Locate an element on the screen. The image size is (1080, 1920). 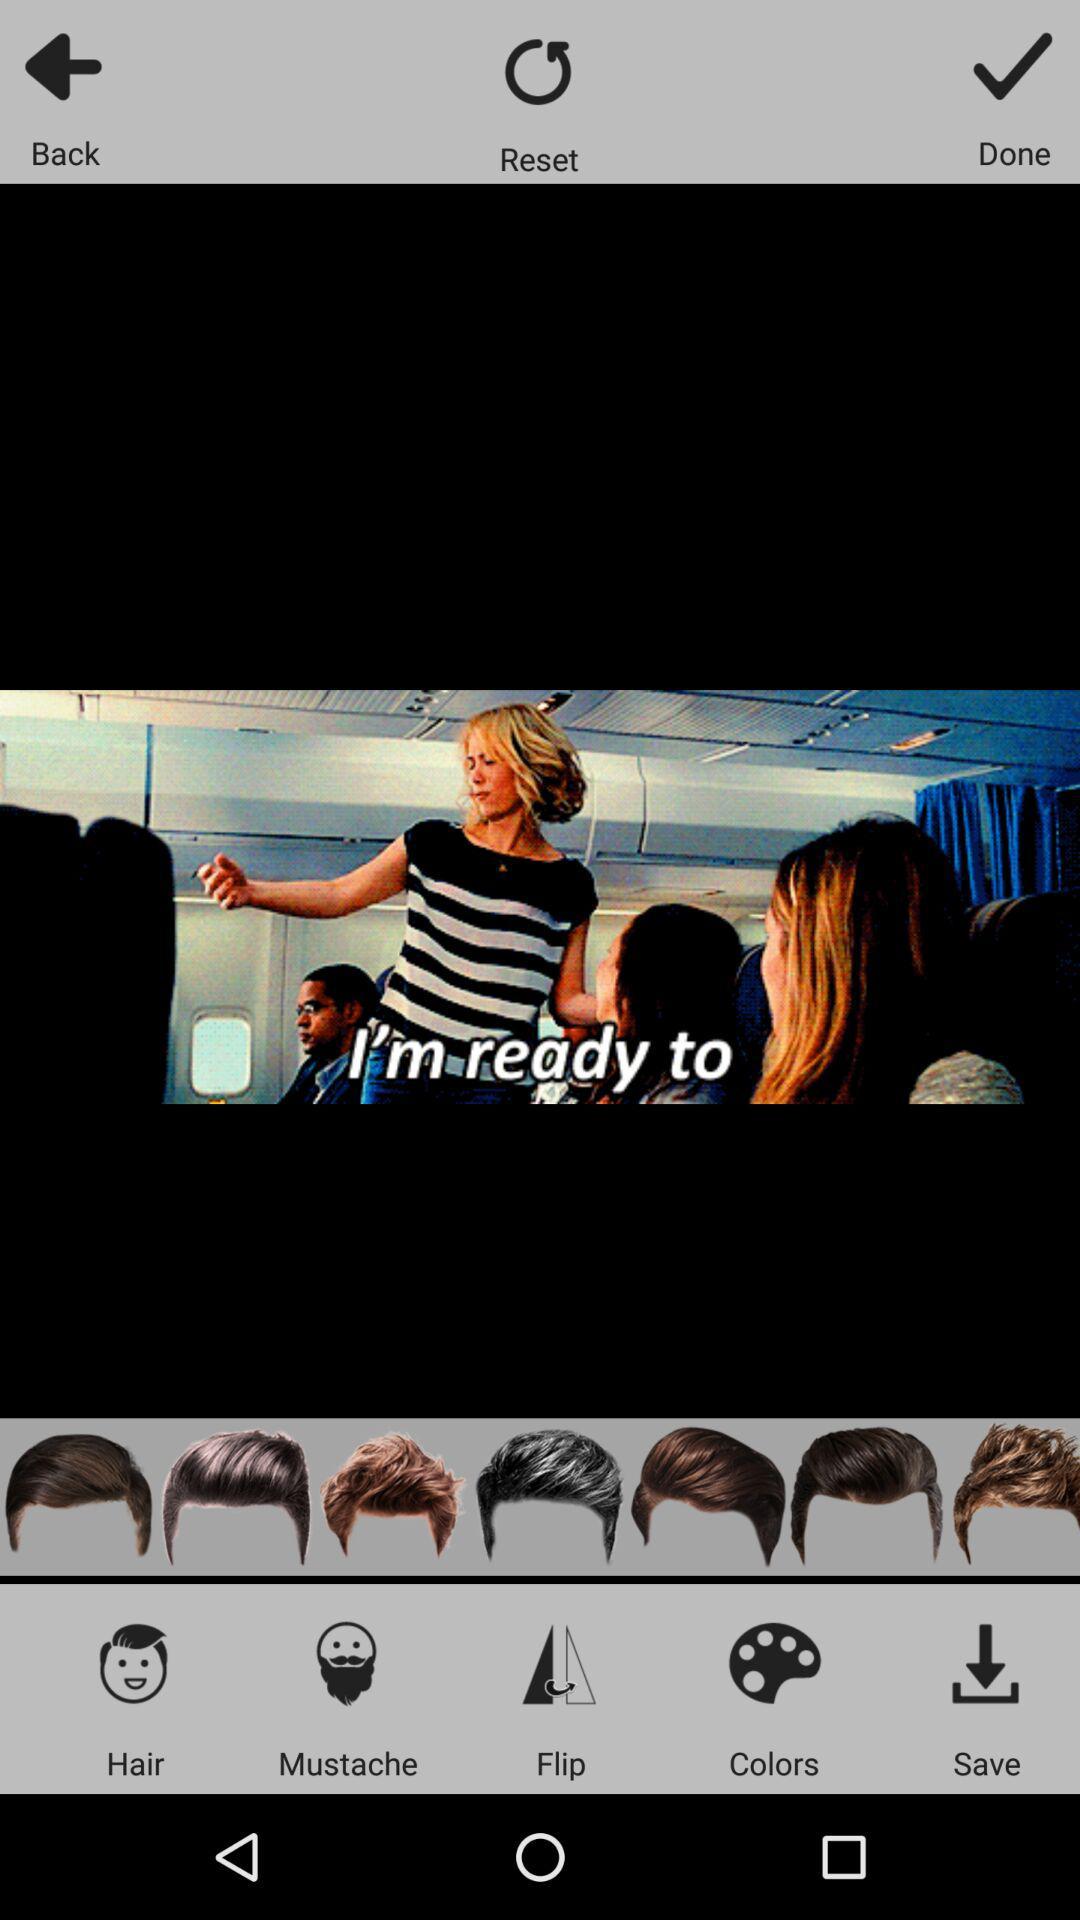
the colors icon is located at coordinates (773, 1662).